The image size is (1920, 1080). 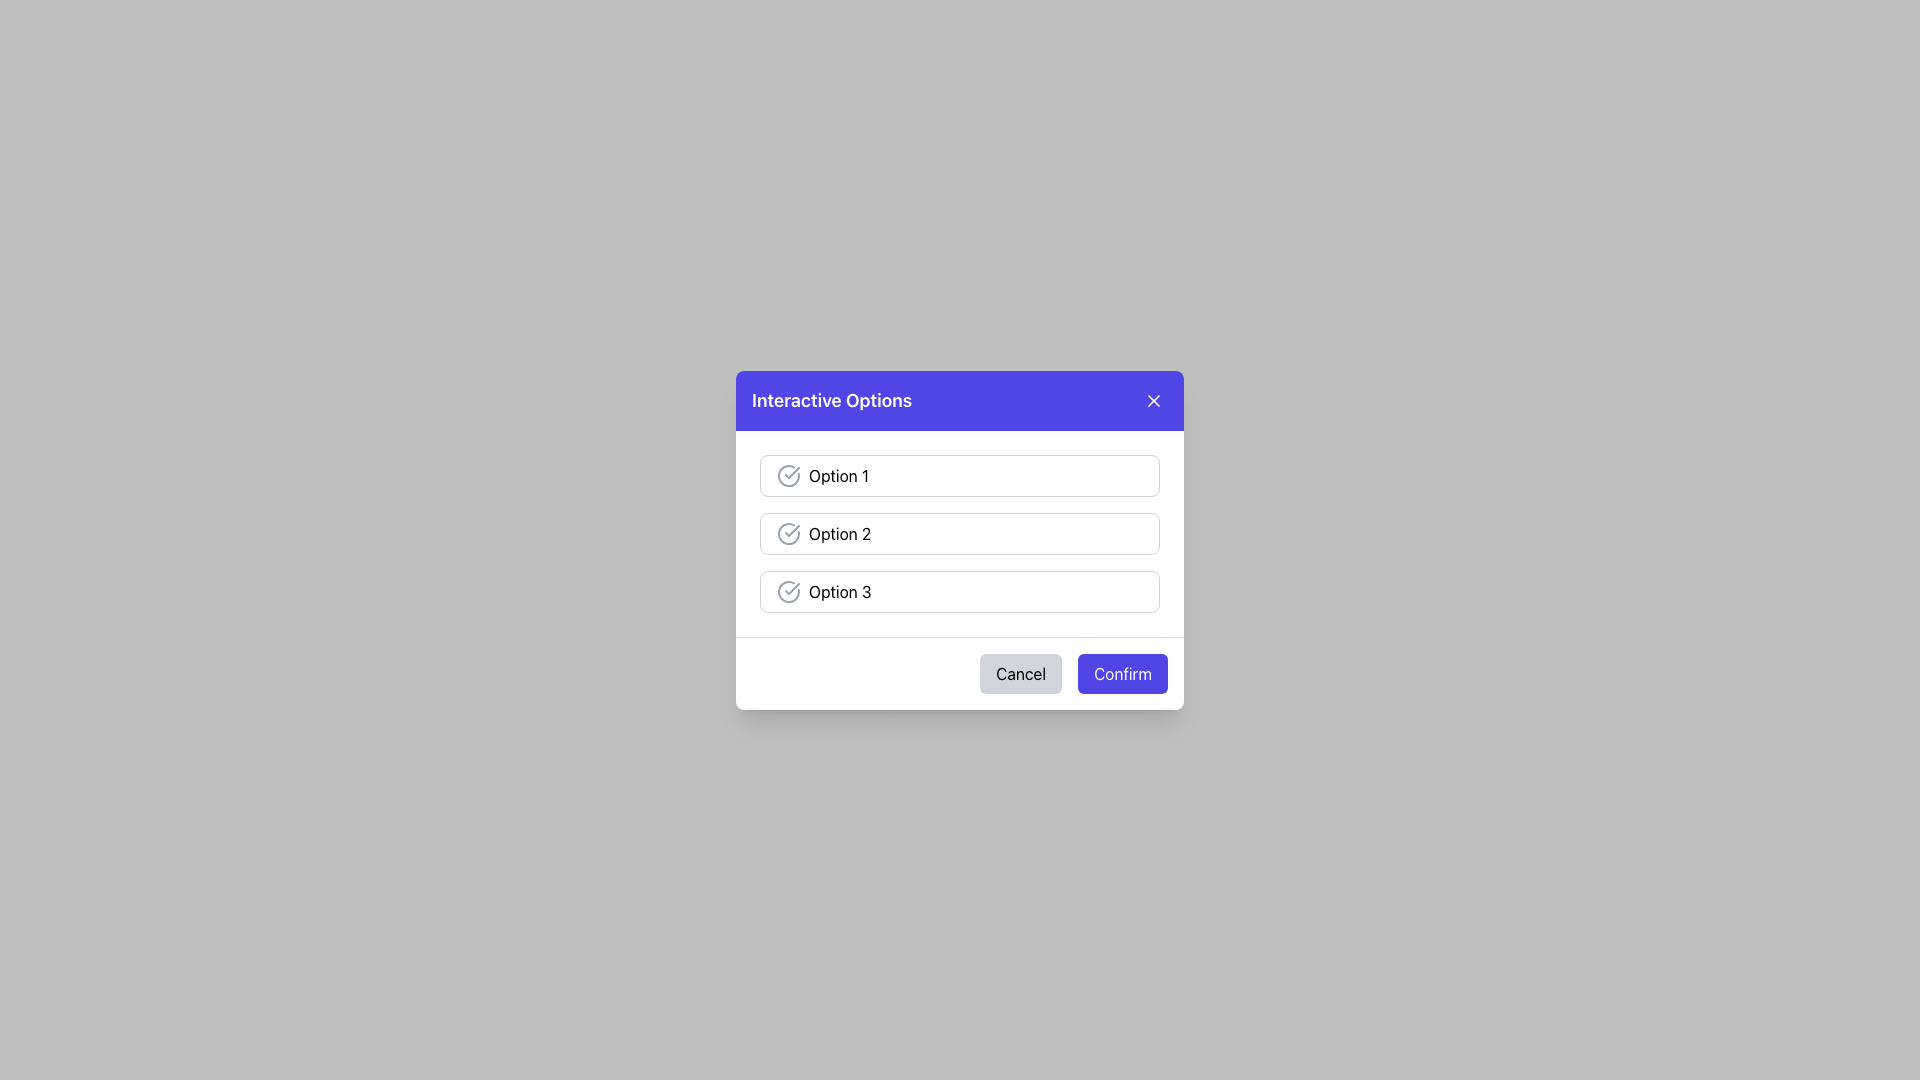 I want to click on the text label 'Option 3' which is the third selectable option under the header 'Interactive Options', so click(x=840, y=590).